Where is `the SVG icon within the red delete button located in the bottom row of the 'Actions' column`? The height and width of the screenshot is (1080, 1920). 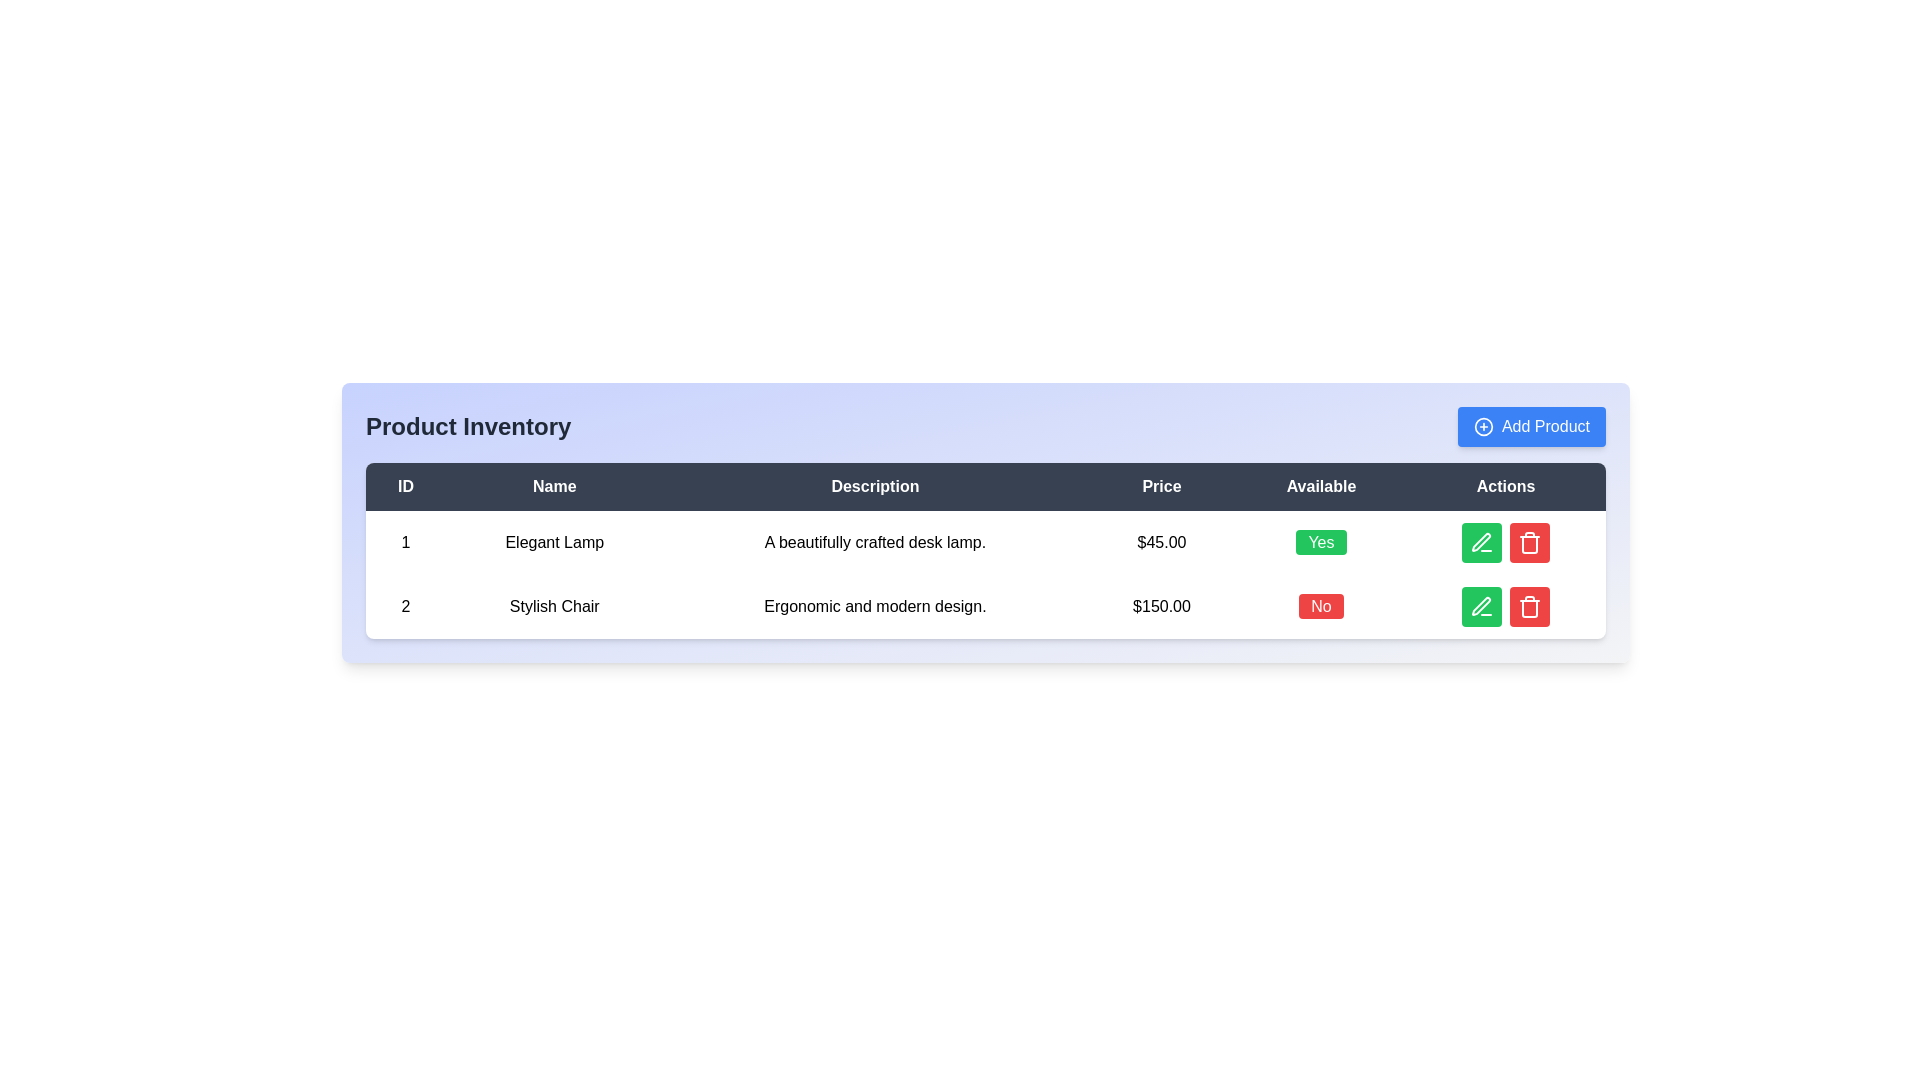
the SVG icon within the red delete button located in the bottom row of the 'Actions' column is located at coordinates (1529, 543).